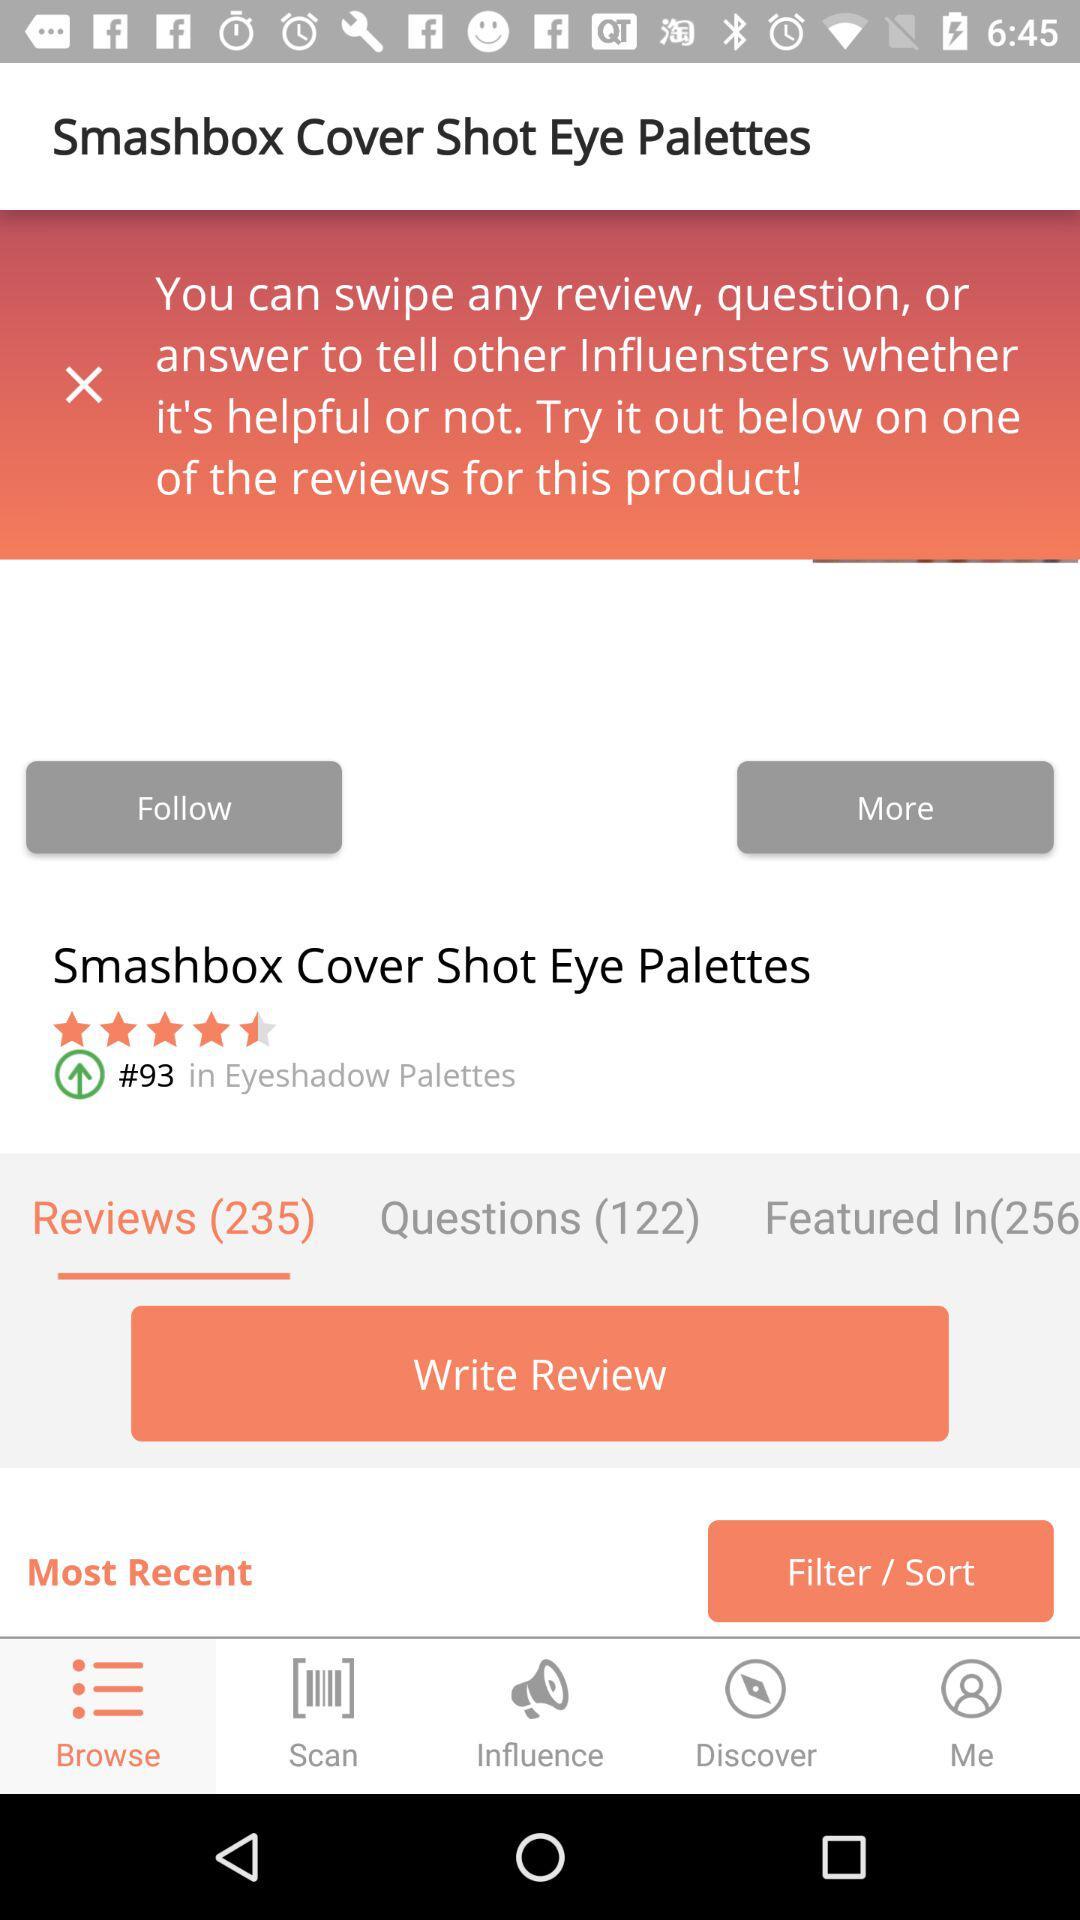 The height and width of the screenshot is (1920, 1080). Describe the element at coordinates (894, 807) in the screenshot. I see `more` at that location.